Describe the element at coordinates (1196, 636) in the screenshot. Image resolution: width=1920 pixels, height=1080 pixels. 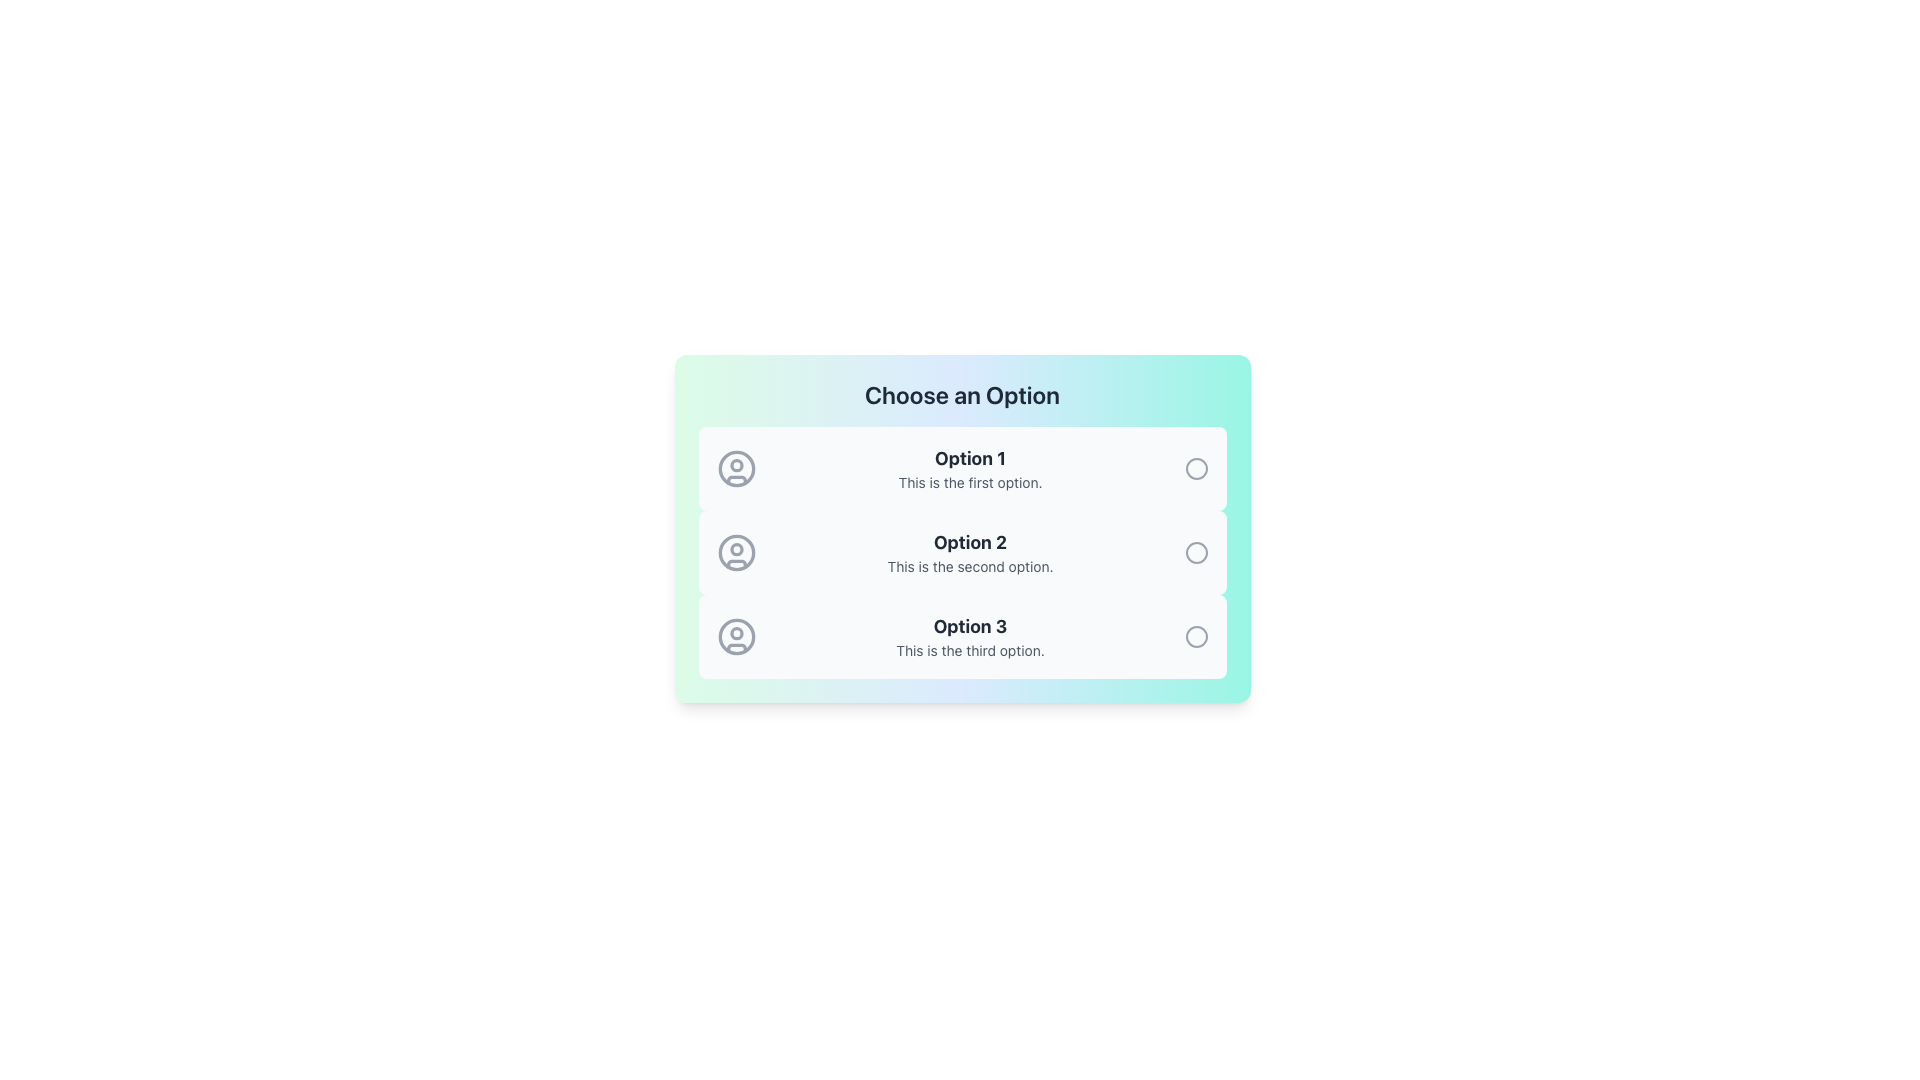
I see `the radio button located to the right of 'Option 3'` at that location.